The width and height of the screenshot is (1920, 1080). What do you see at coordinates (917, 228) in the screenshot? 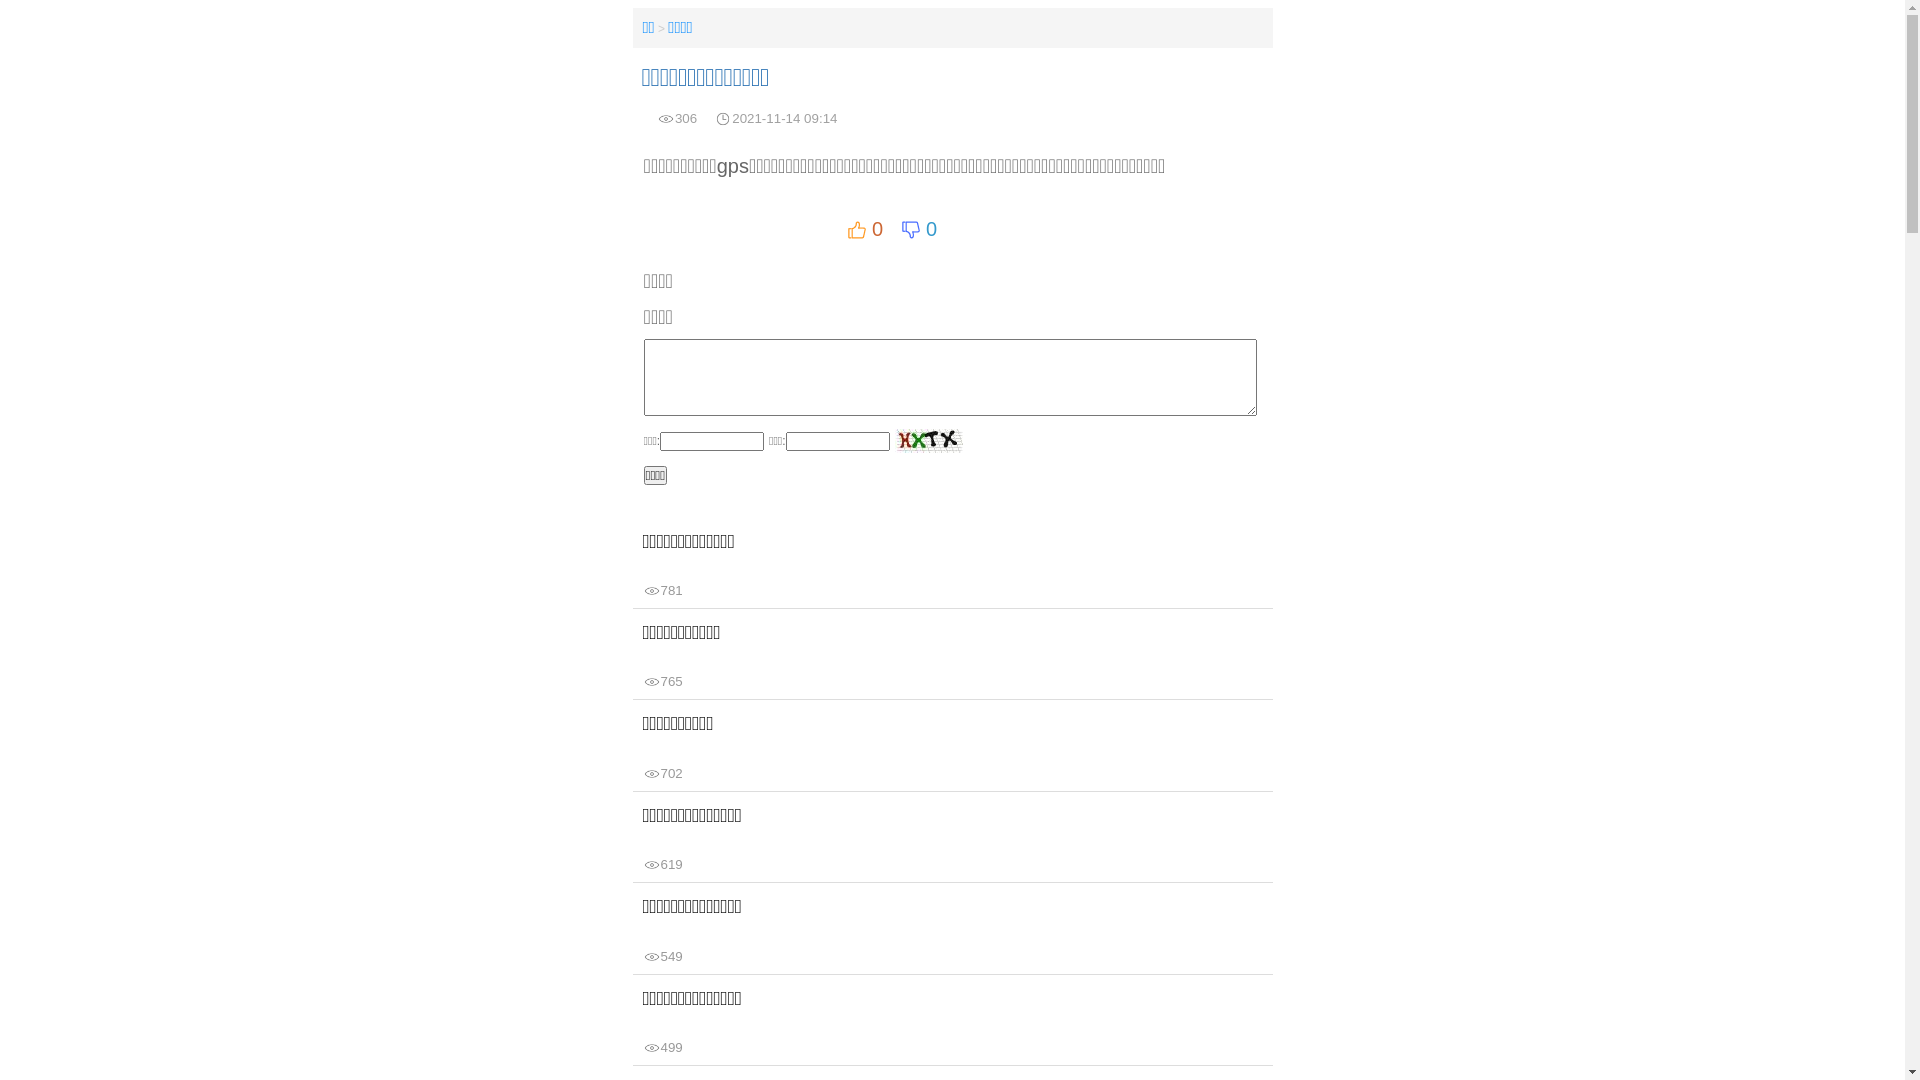
I see `'0'` at bounding box center [917, 228].